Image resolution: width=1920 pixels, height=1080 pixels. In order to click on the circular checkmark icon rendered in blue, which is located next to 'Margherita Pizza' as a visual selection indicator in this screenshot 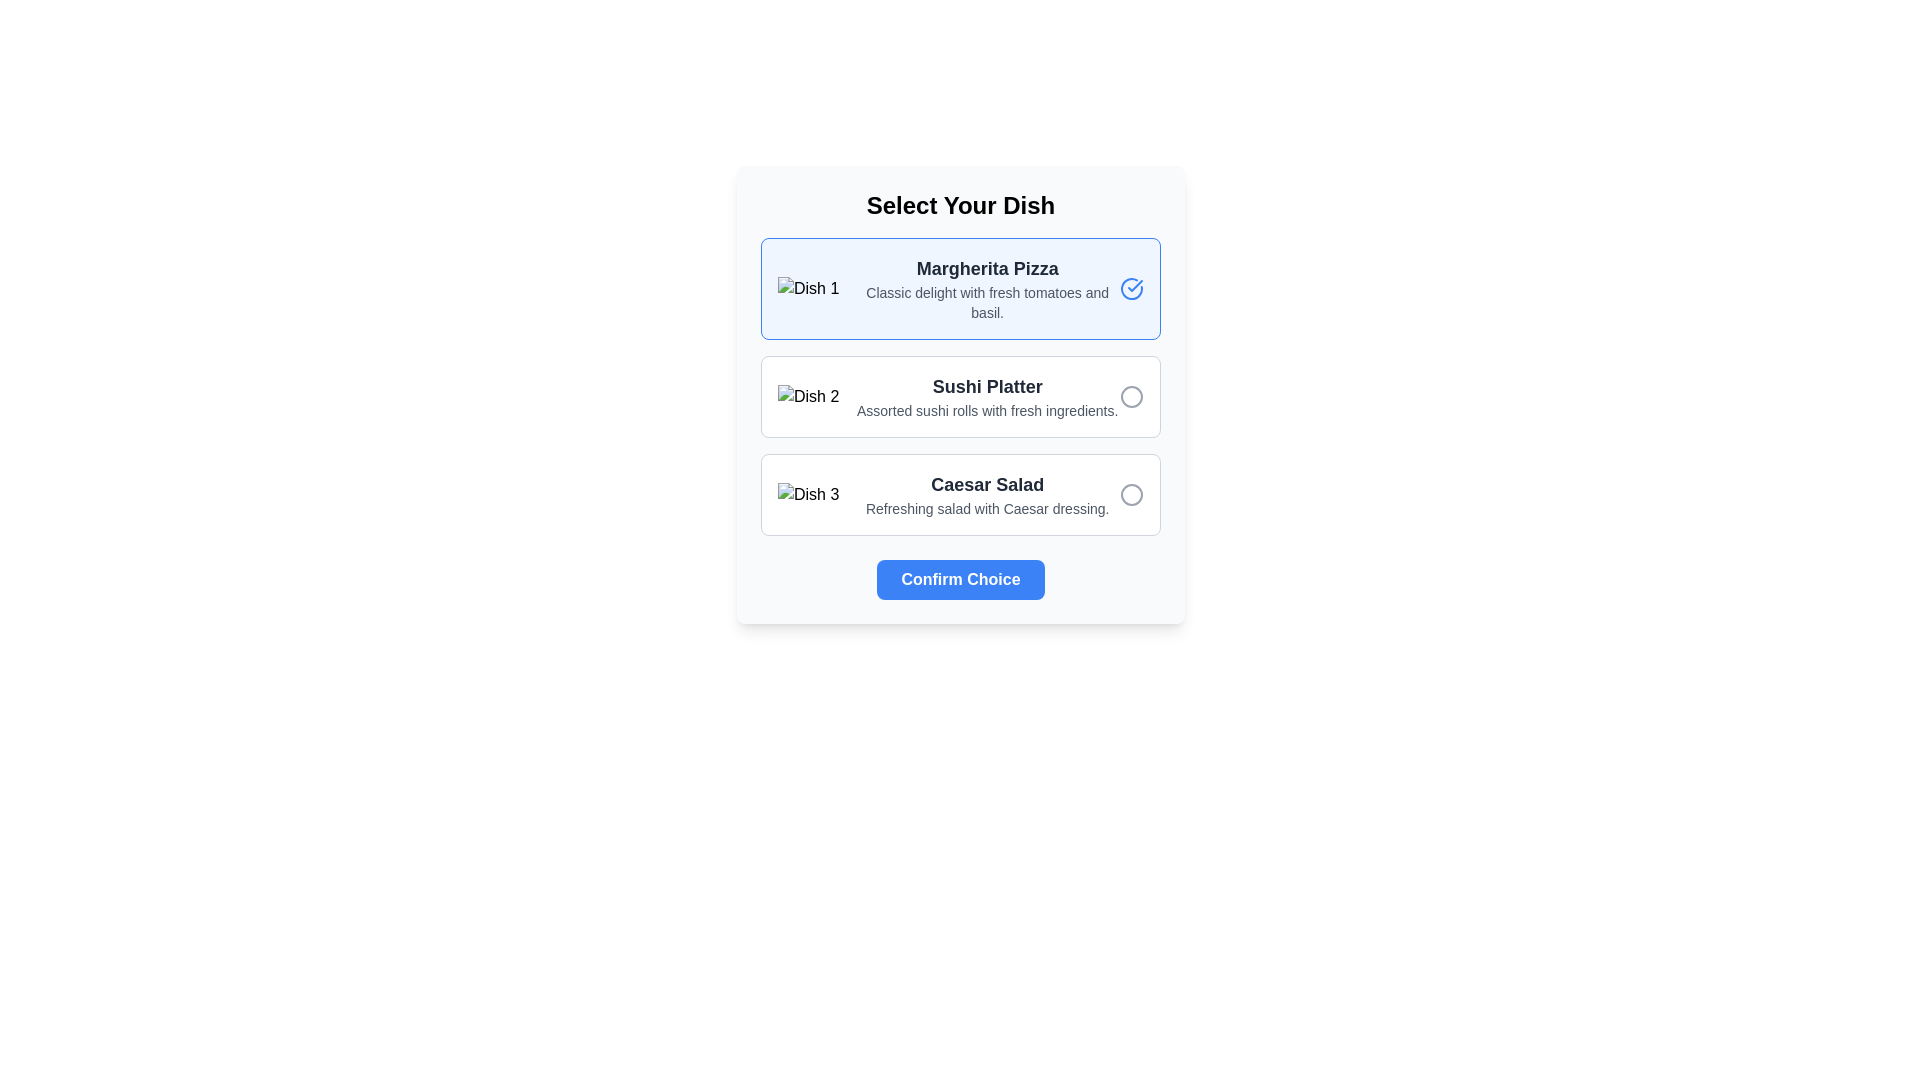, I will do `click(1132, 289)`.